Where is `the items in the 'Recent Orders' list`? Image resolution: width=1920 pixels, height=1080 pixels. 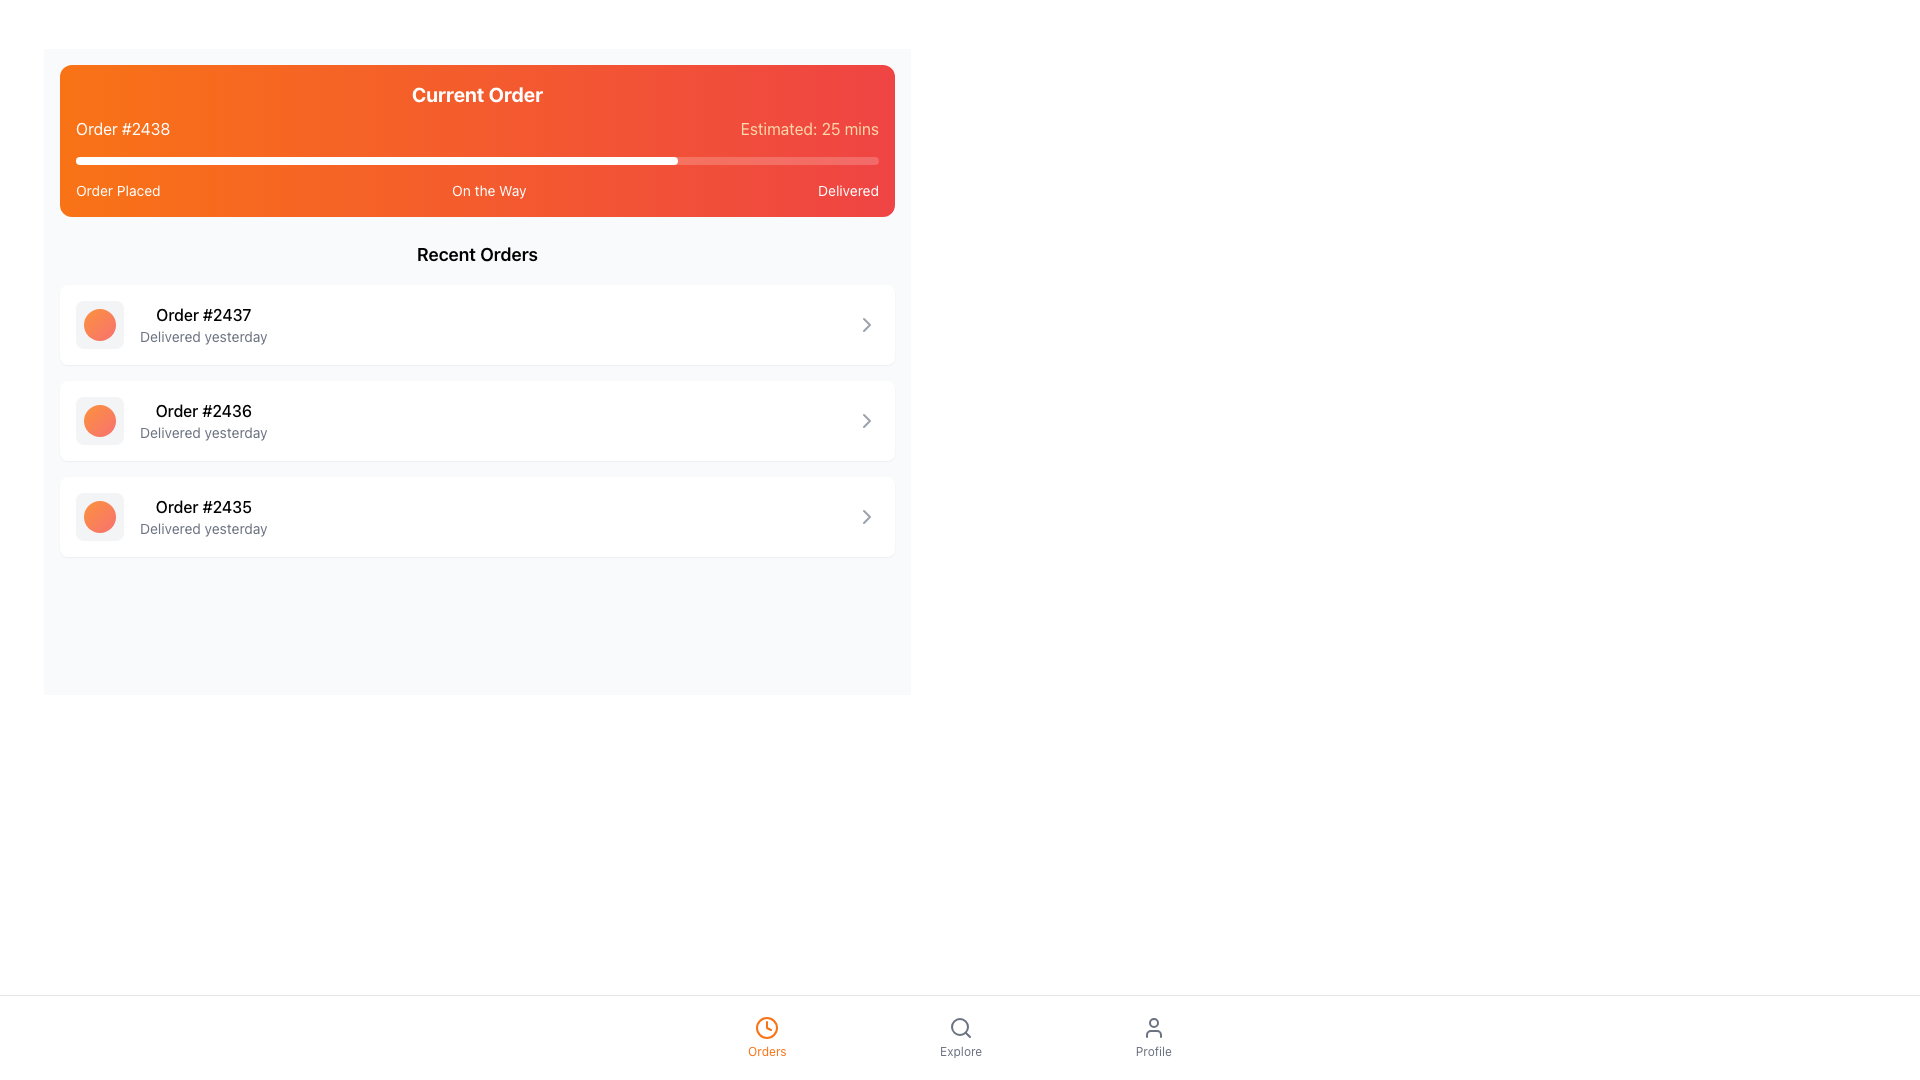 the items in the 'Recent Orders' list is located at coordinates (476, 398).